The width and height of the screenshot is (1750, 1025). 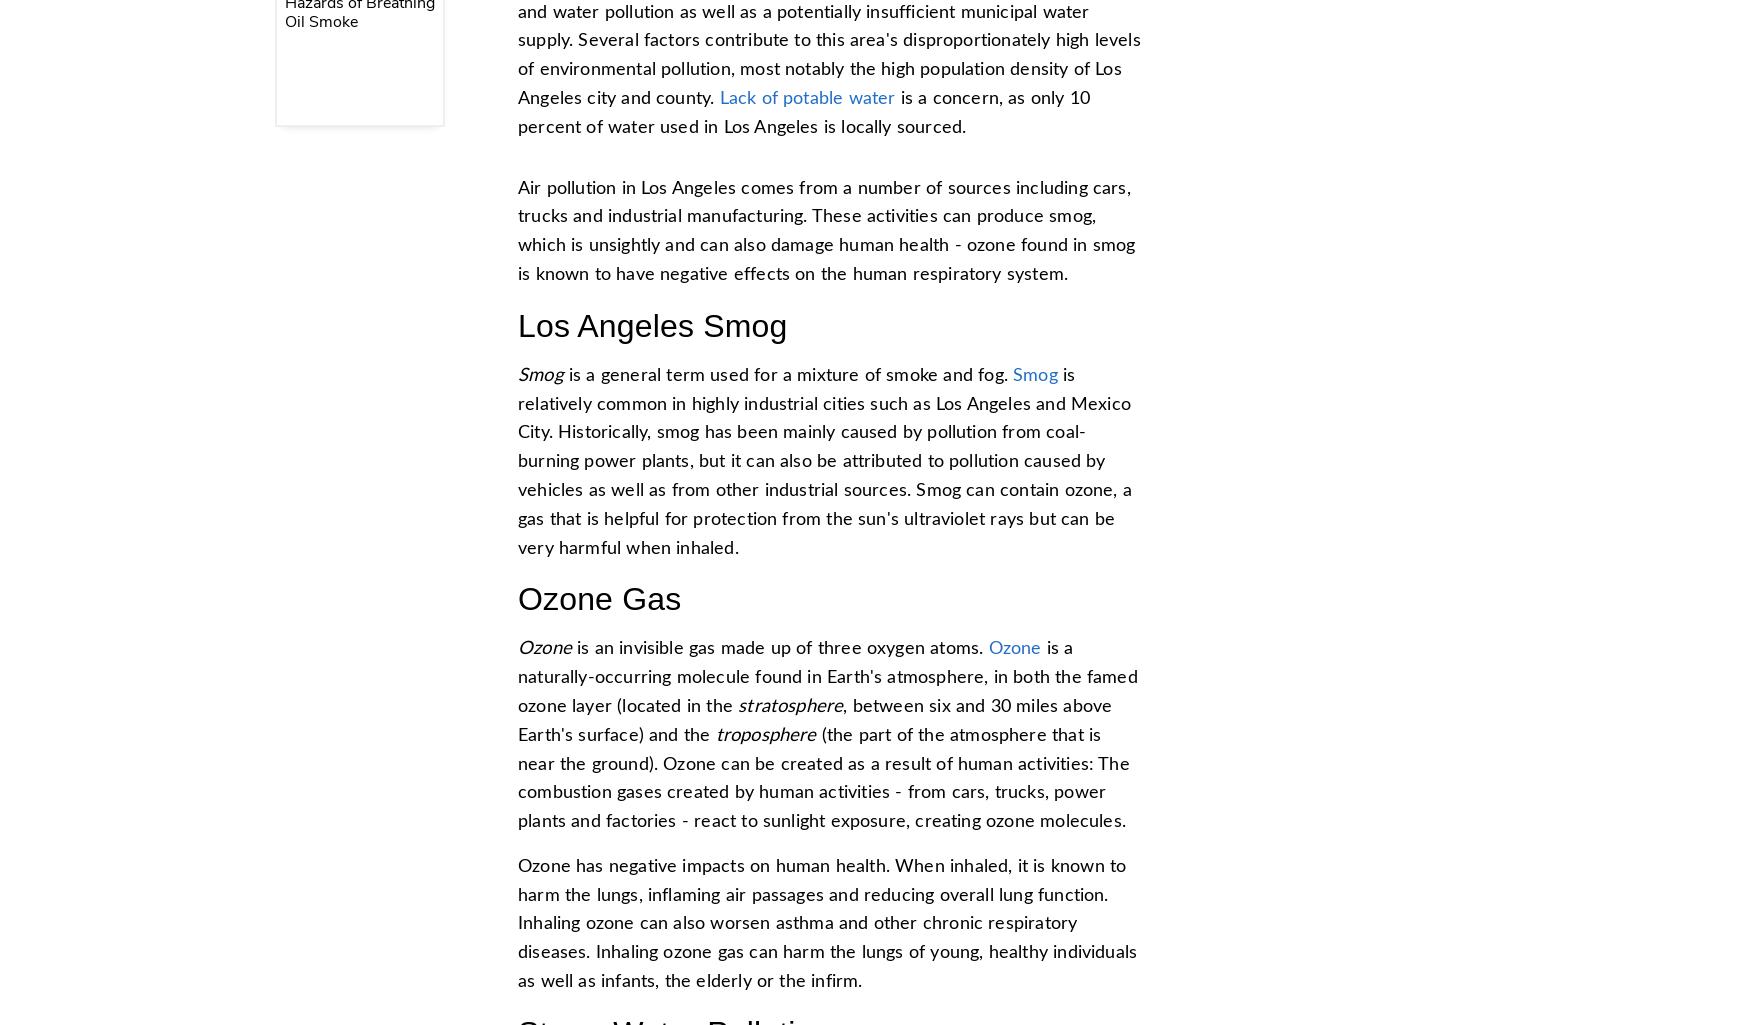 What do you see at coordinates (651, 325) in the screenshot?
I see `'Los Angeles Smog'` at bounding box center [651, 325].